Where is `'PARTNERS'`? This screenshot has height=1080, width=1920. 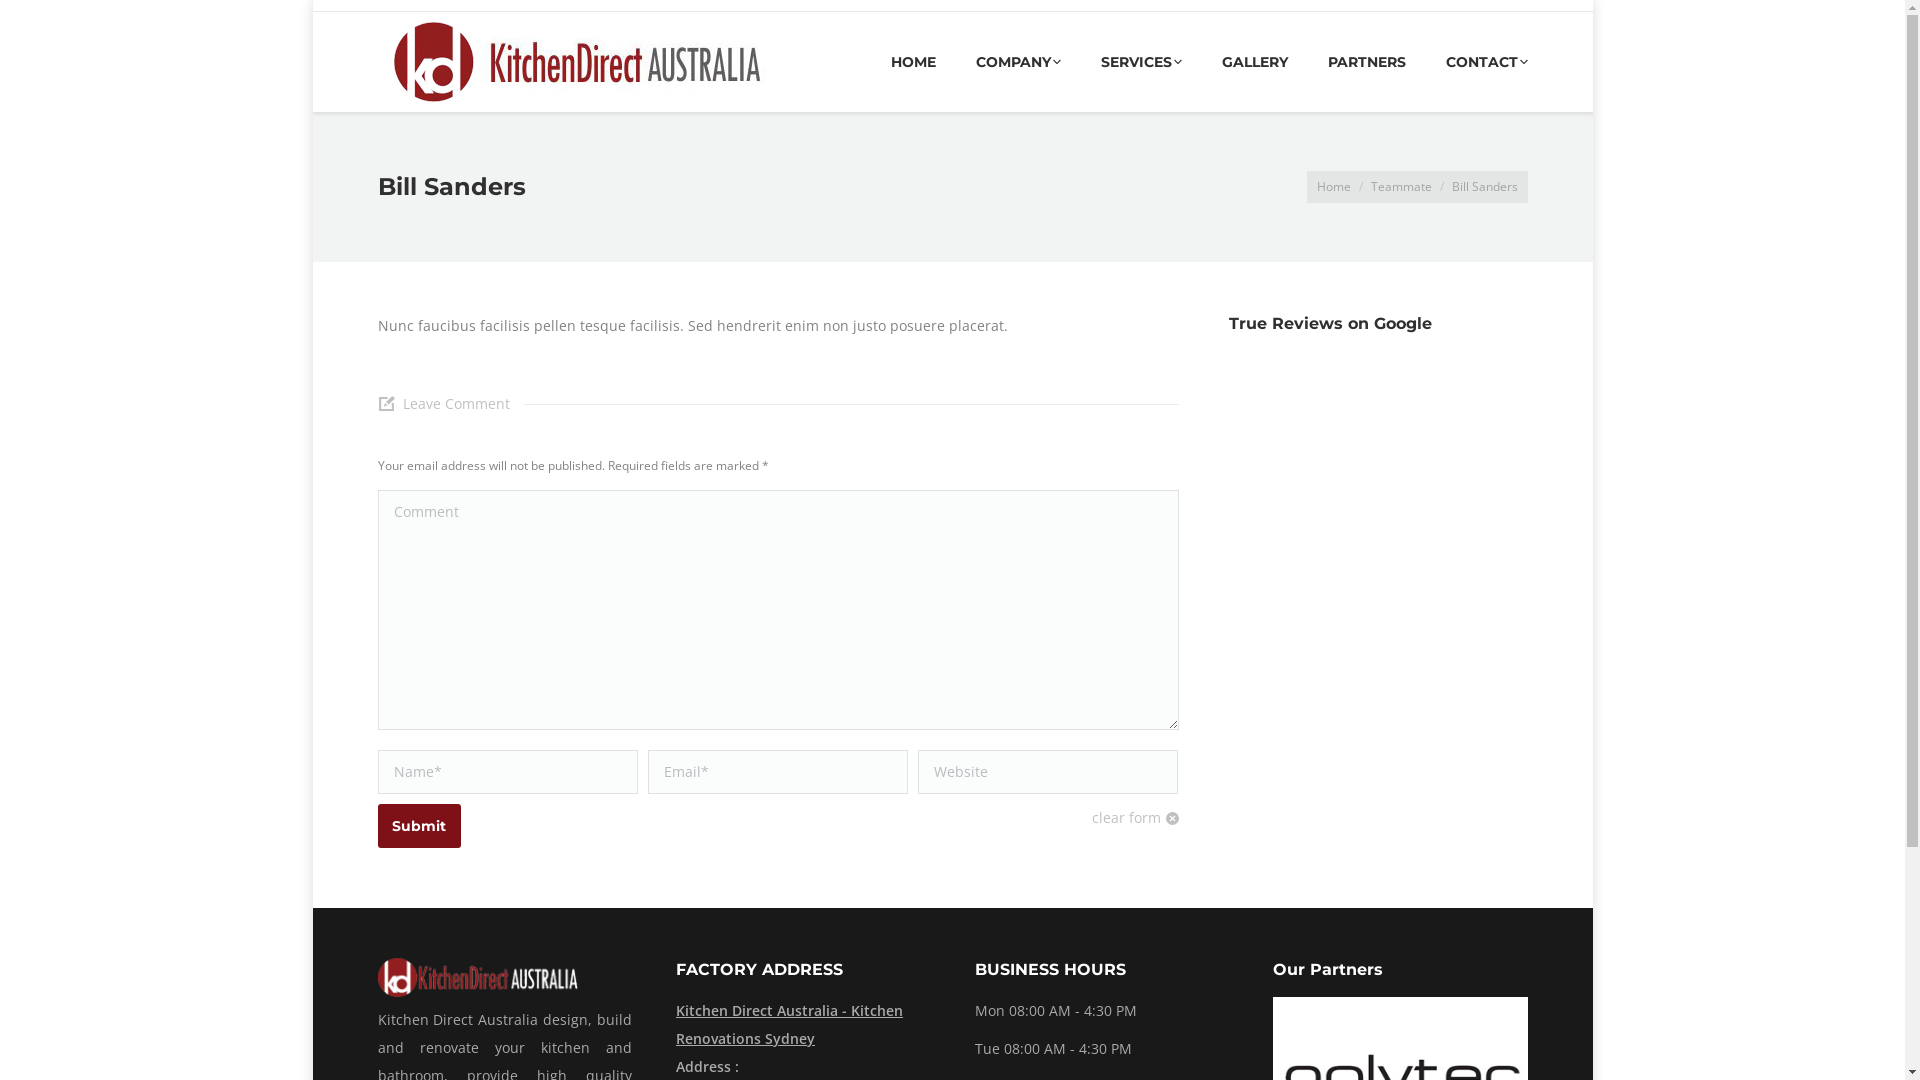 'PARTNERS' is located at coordinates (1366, 60).